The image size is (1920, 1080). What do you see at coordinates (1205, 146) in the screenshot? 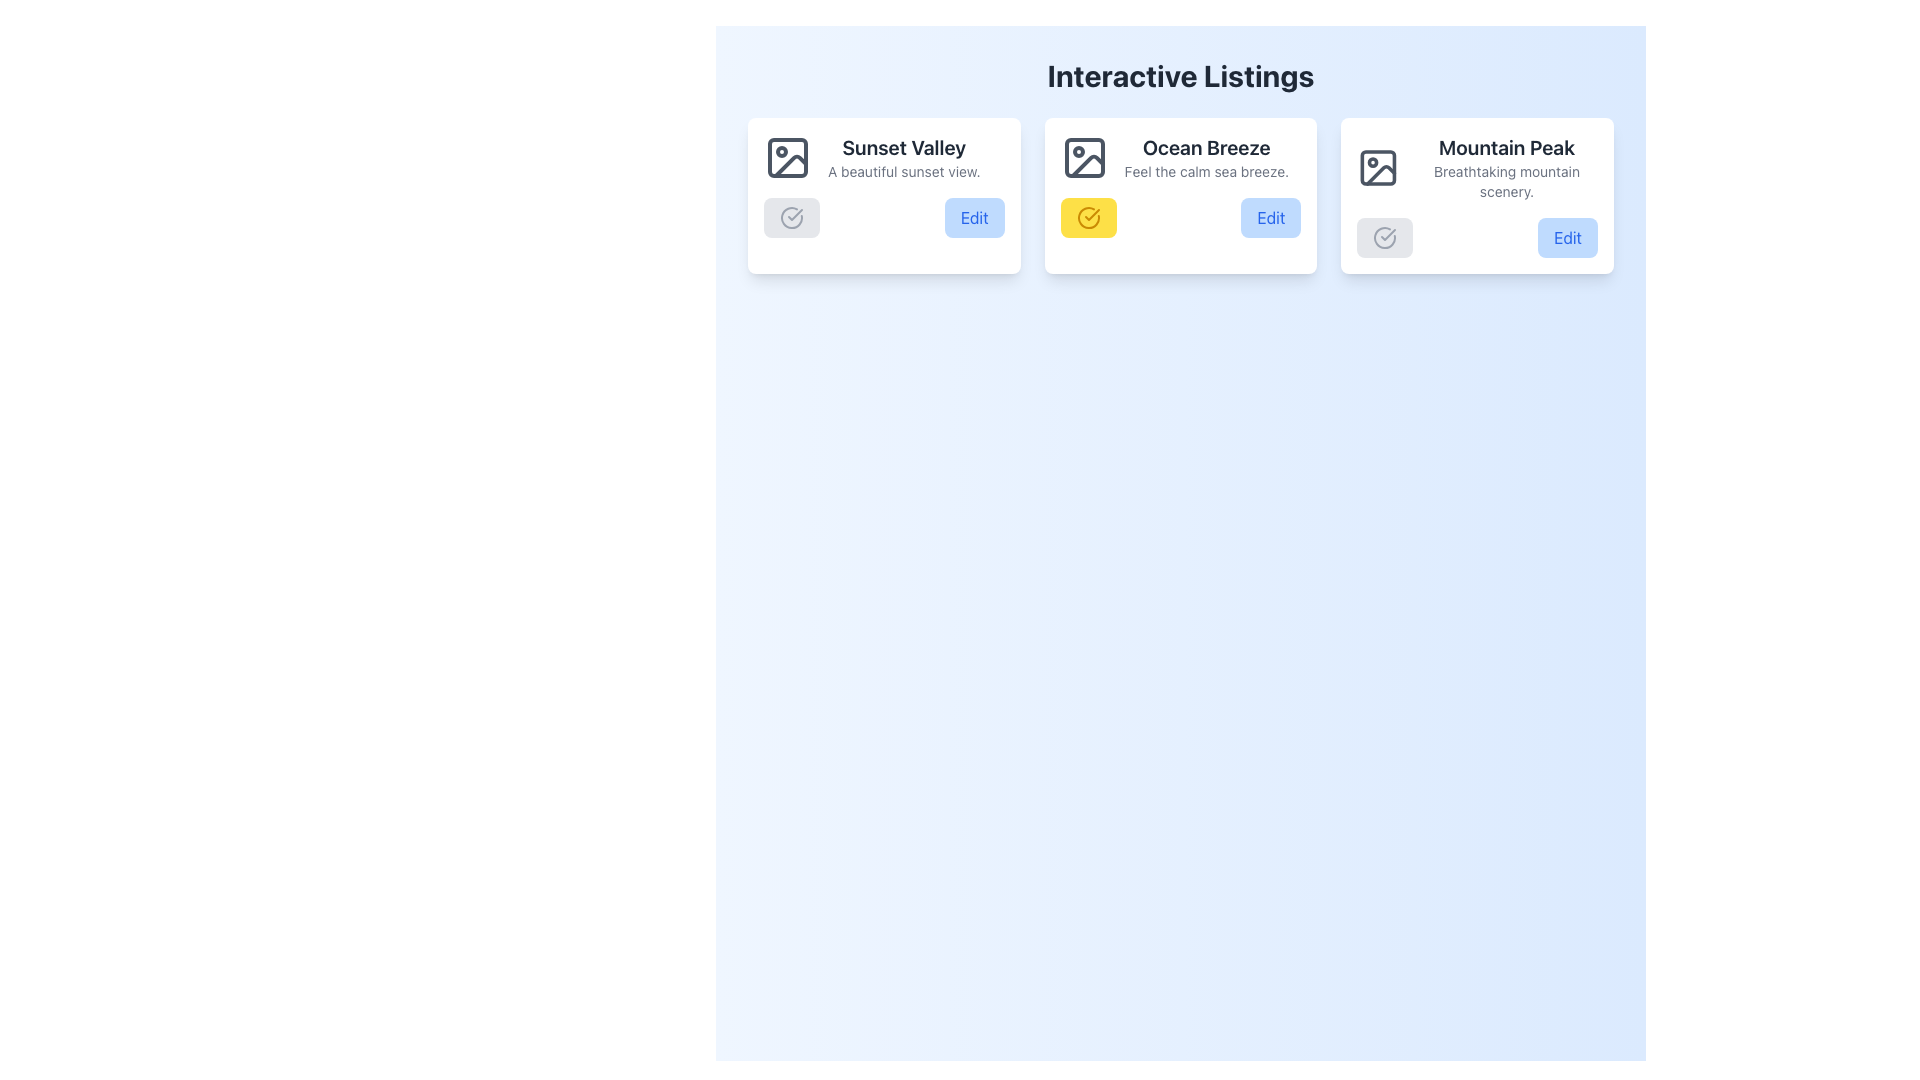
I see `the text element displaying 'Ocean Breeze', which is styled in bold dark gray on a light background, positioned in the center of the second card in a row of three` at bounding box center [1205, 146].